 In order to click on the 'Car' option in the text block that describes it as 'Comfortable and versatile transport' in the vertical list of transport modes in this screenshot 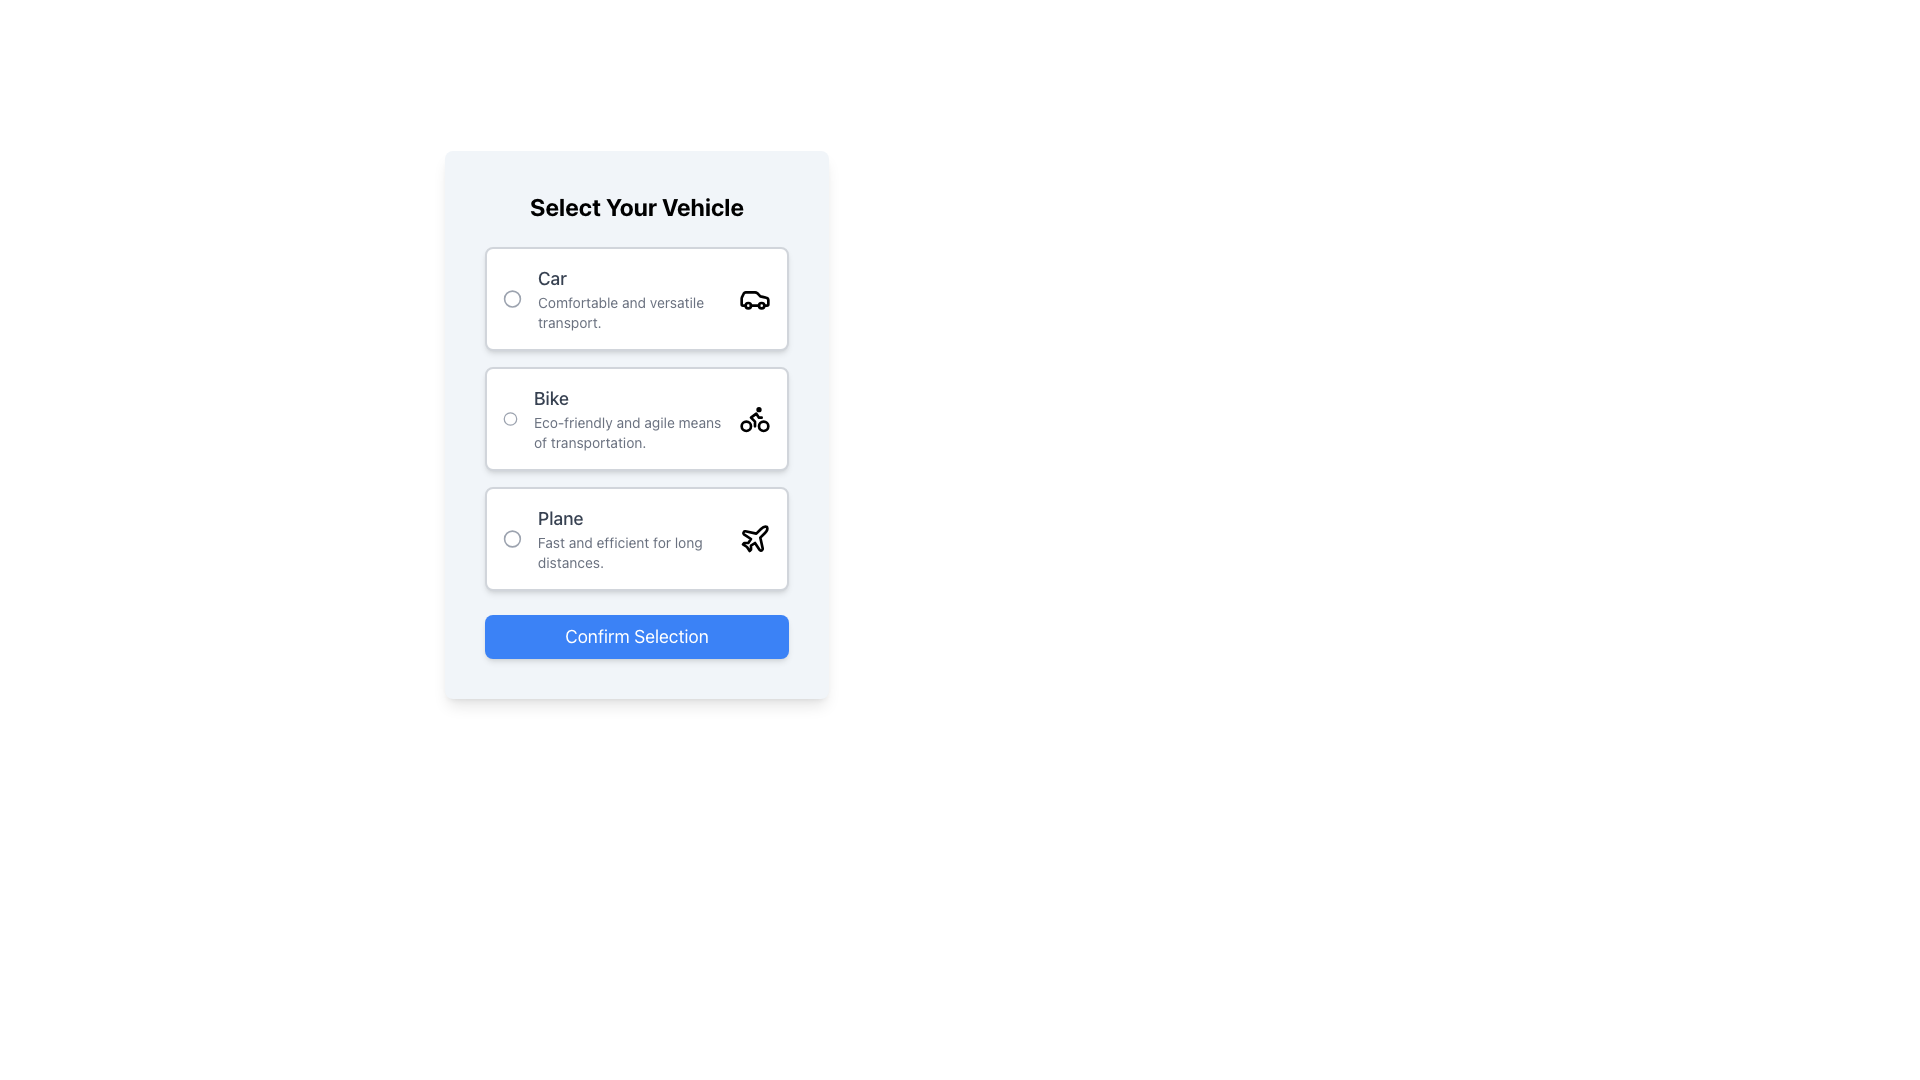, I will do `click(629, 299)`.